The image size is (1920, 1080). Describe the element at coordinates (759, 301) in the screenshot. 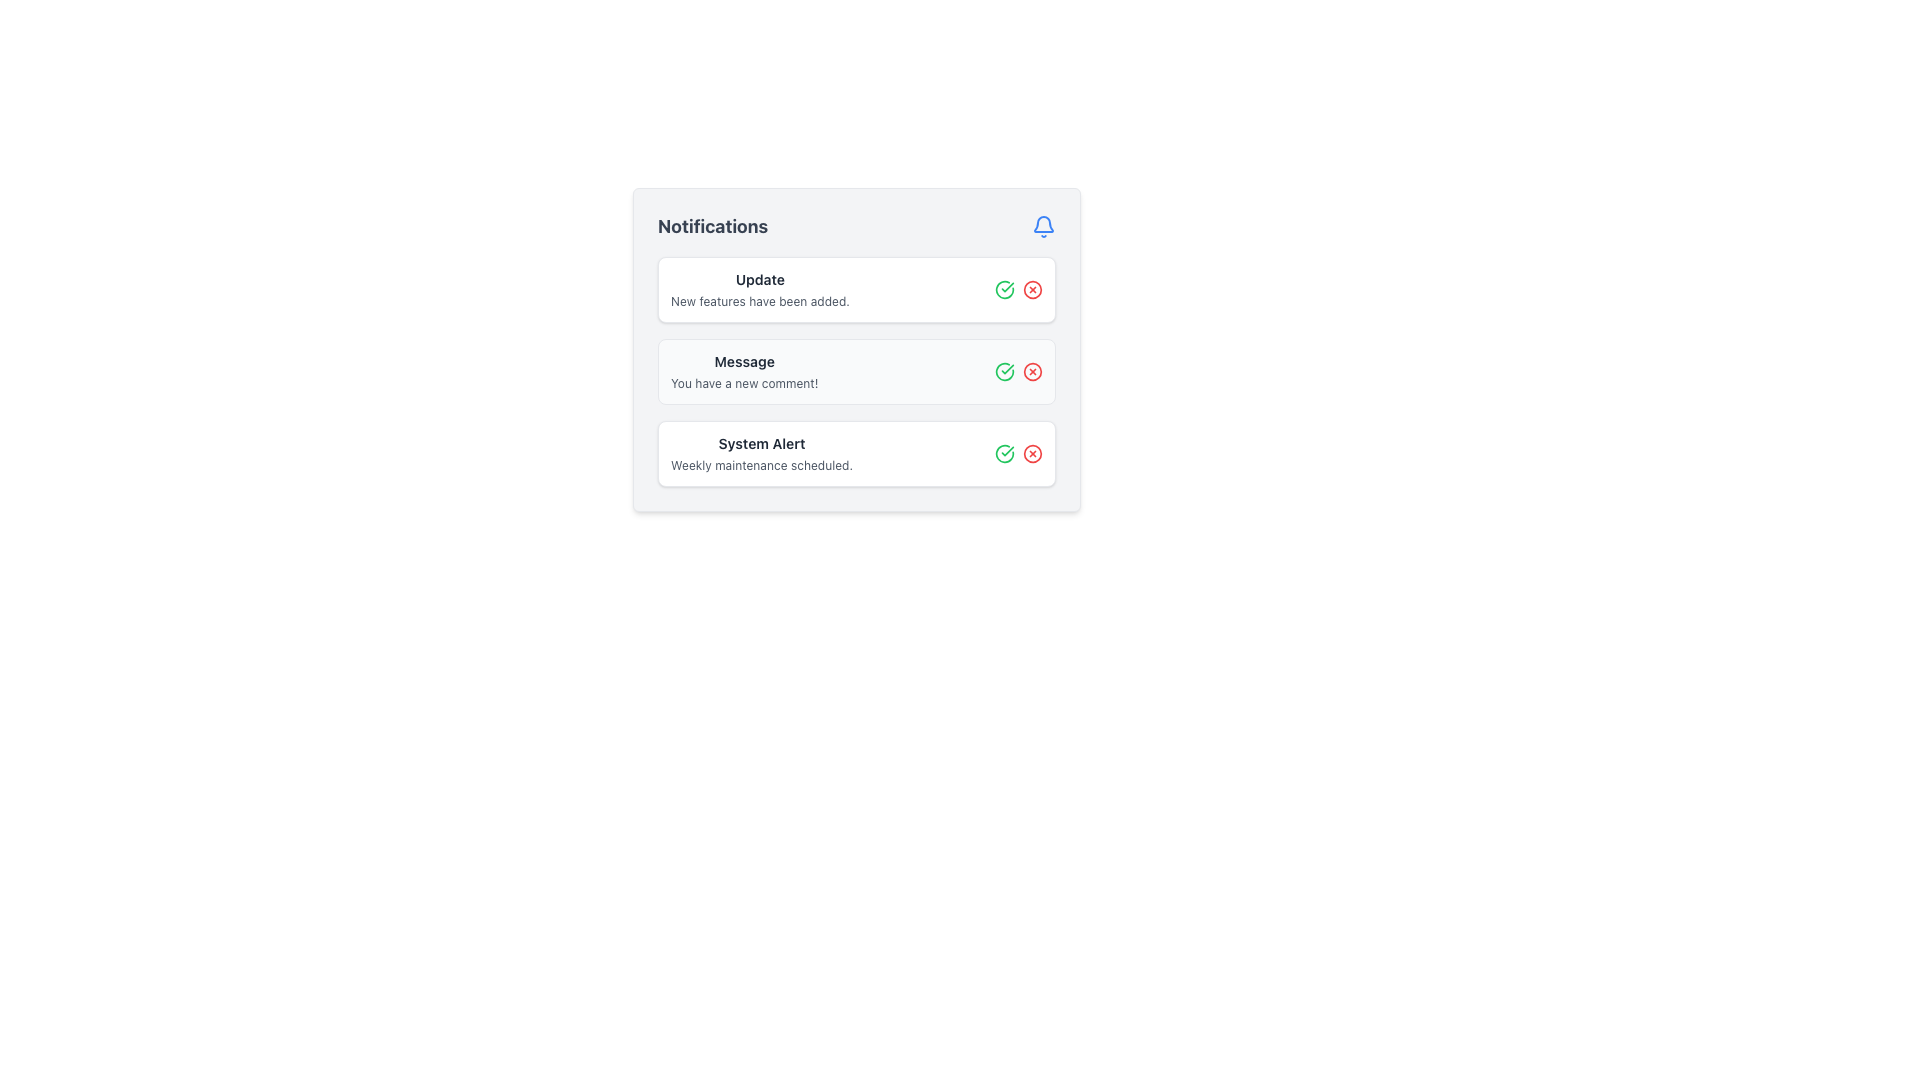

I see `the text label displaying 'New features have been added.' which is positioned below the 'Update' header in the notification entry` at that location.